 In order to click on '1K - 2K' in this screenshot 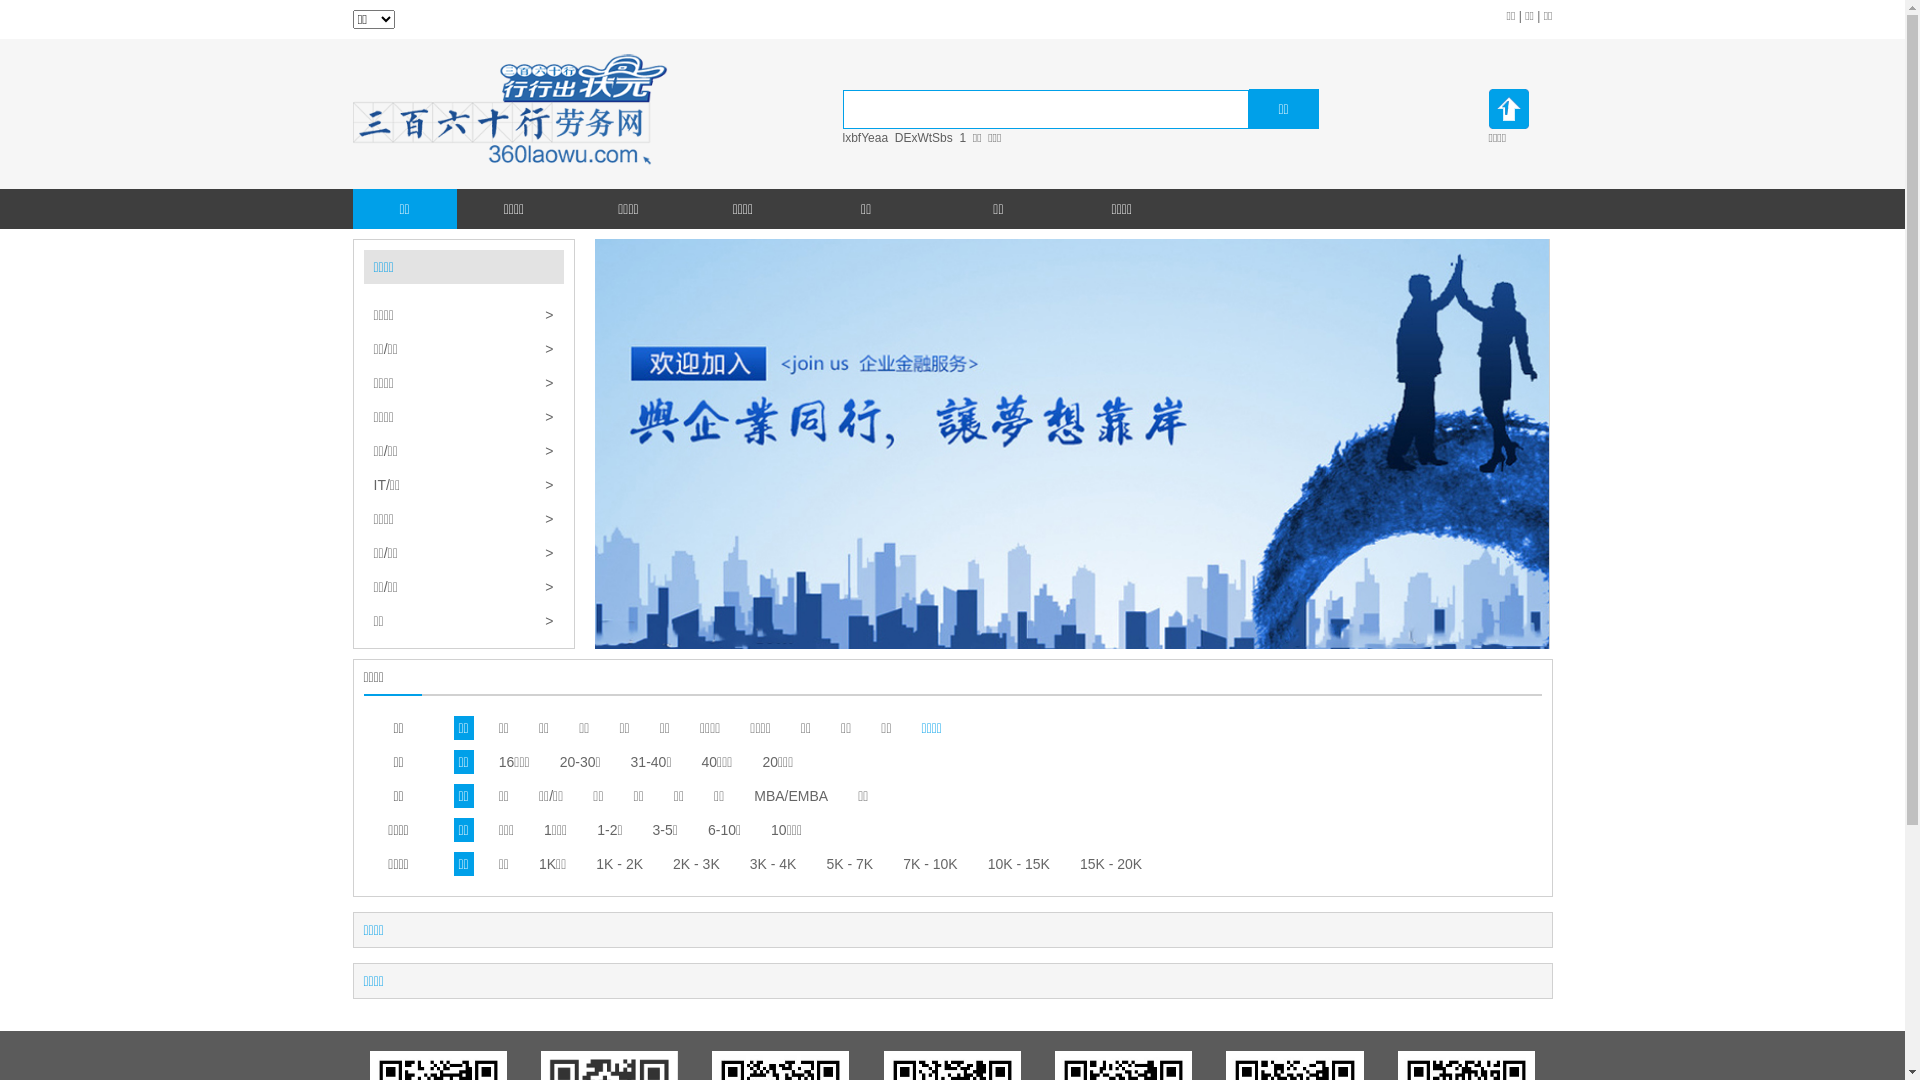, I will do `click(618, 863)`.